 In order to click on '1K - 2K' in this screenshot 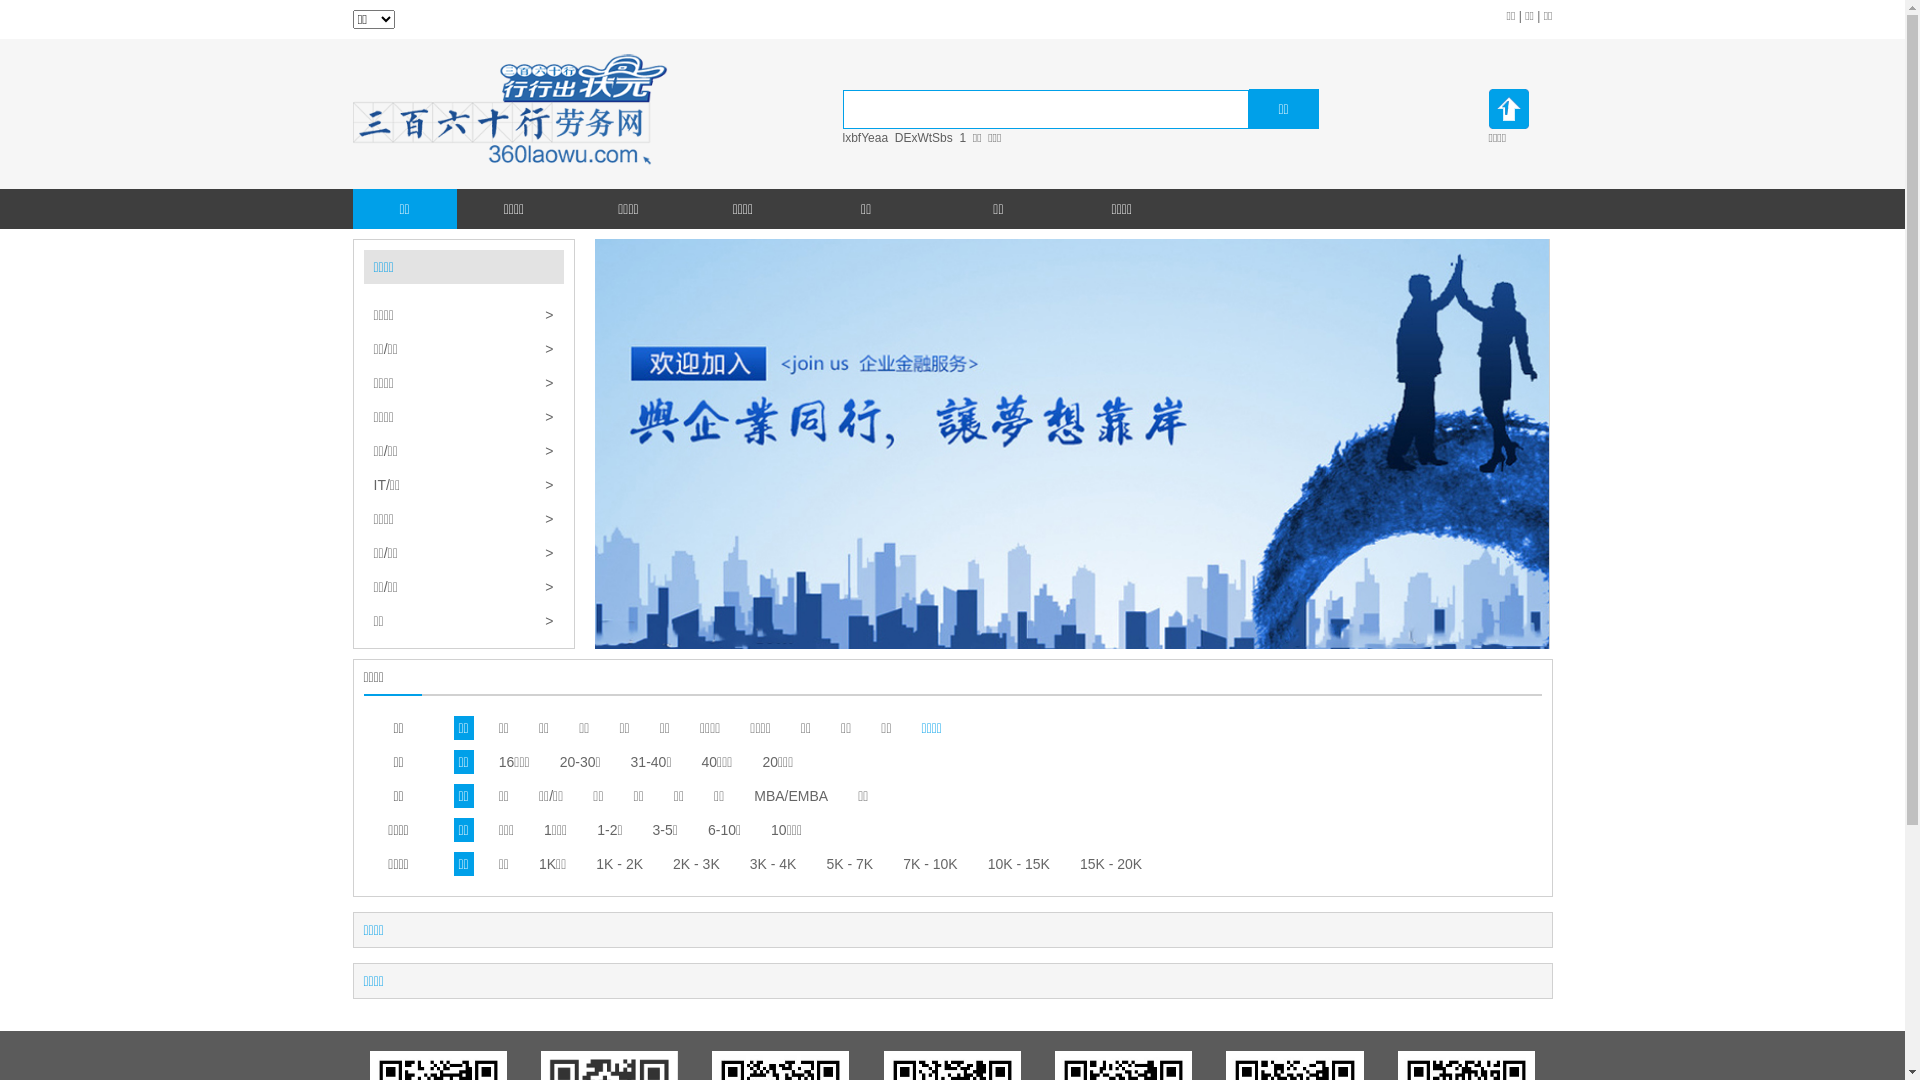, I will do `click(618, 863)`.